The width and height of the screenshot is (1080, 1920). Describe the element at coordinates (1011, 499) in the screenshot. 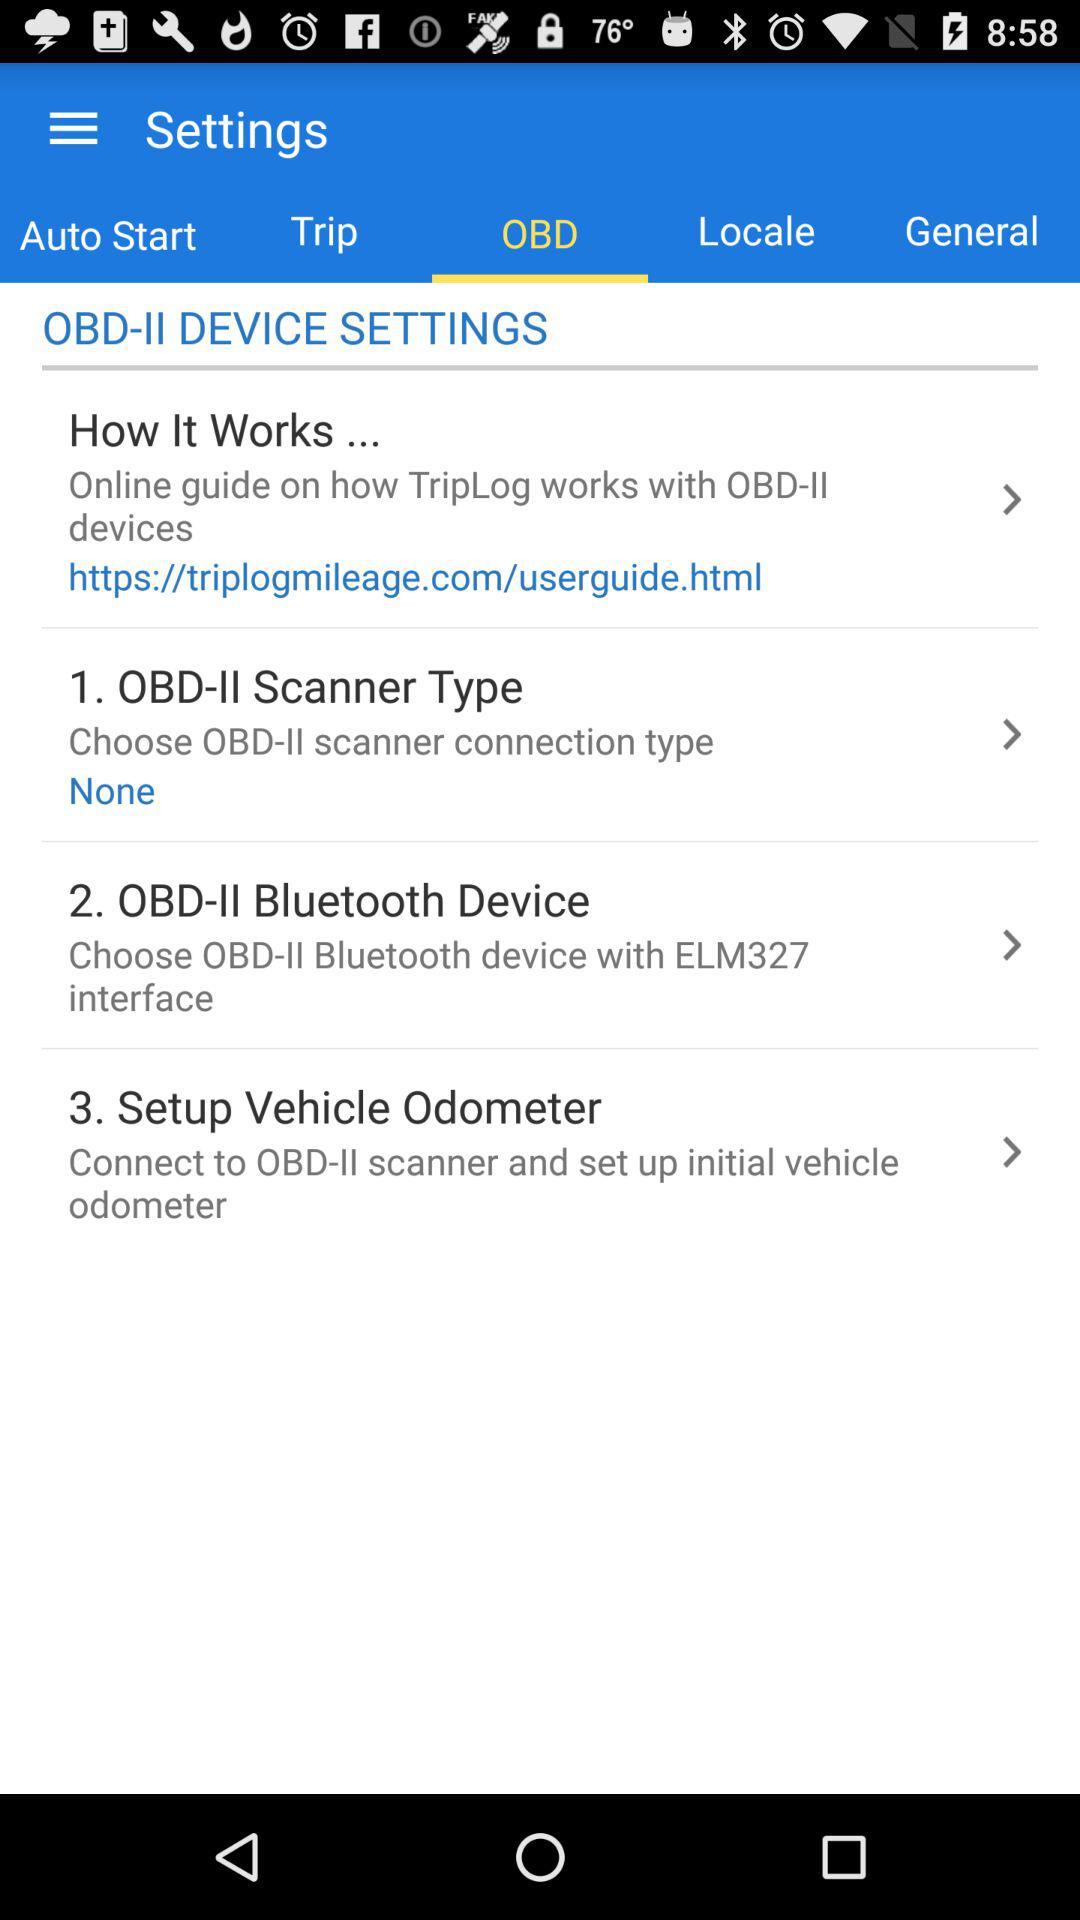

I see `the first next arrow` at that location.